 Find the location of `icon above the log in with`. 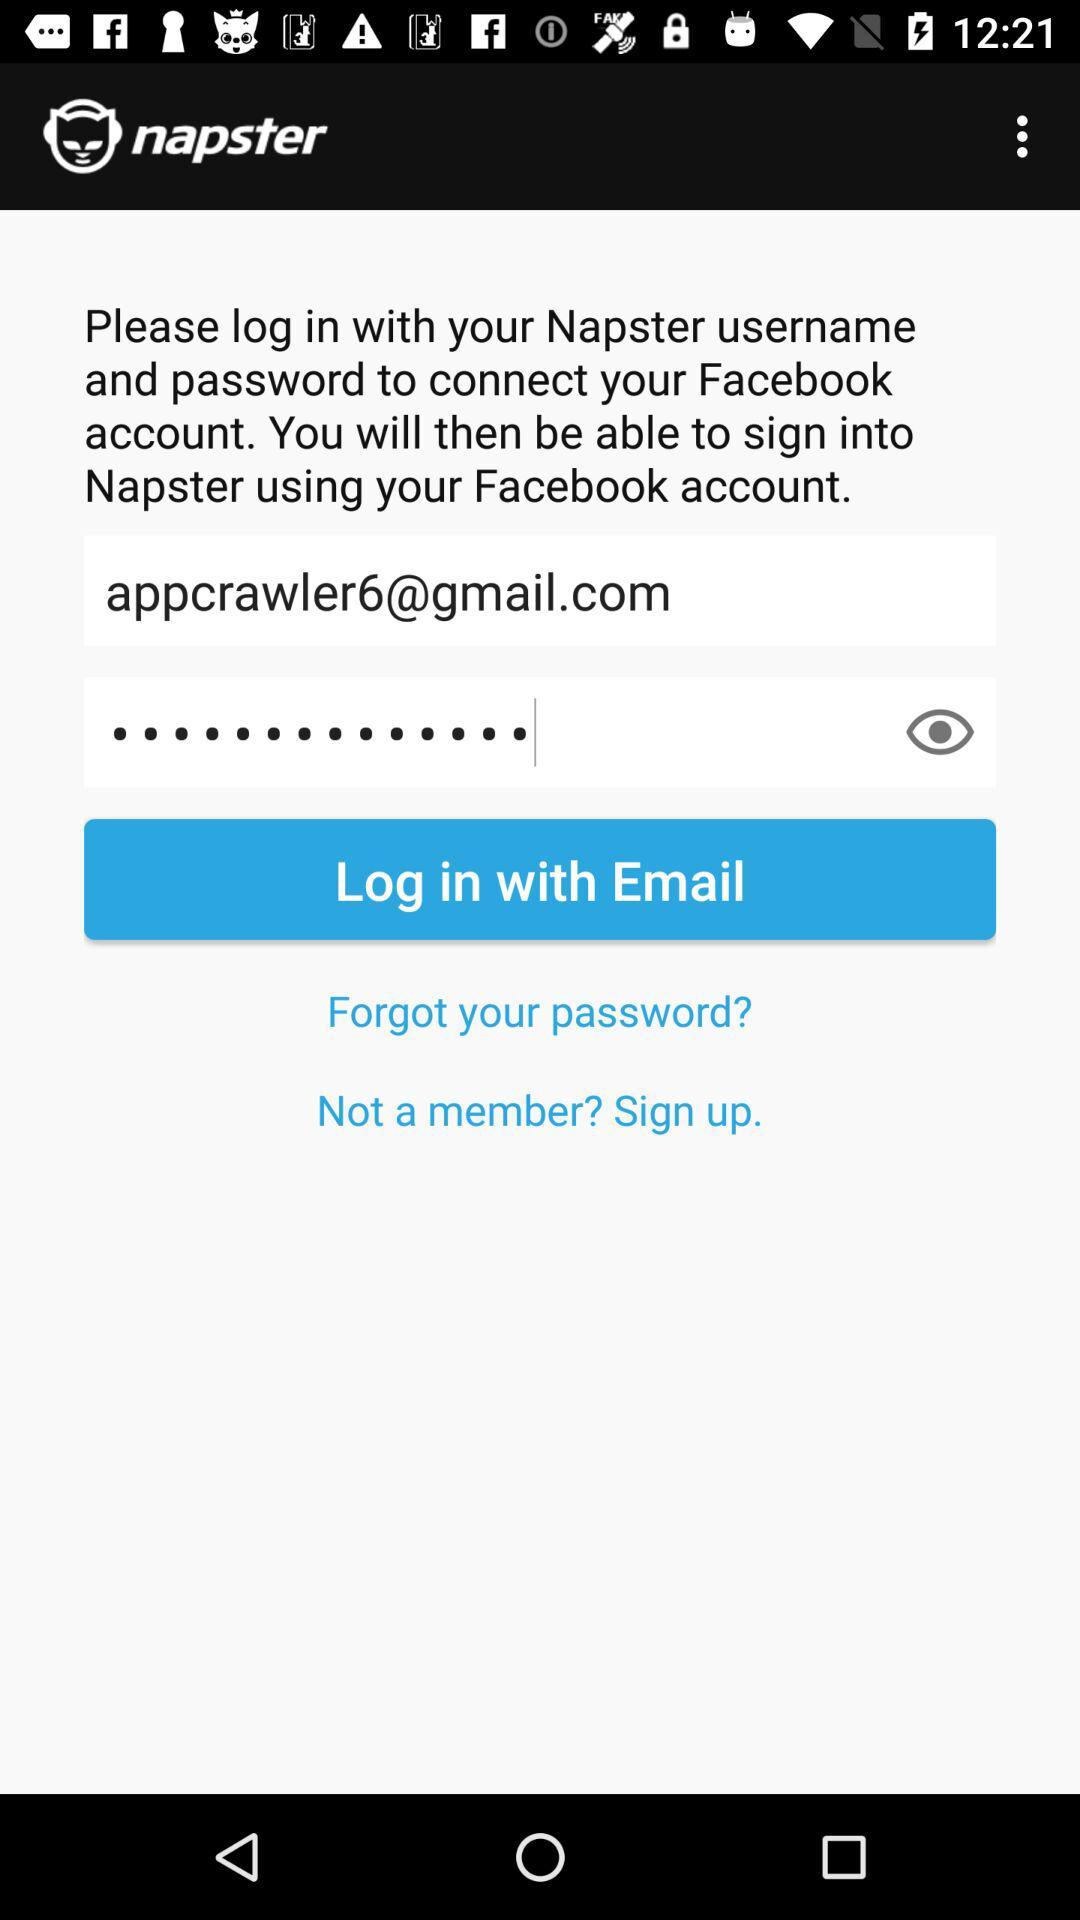

icon above the log in with is located at coordinates (540, 731).